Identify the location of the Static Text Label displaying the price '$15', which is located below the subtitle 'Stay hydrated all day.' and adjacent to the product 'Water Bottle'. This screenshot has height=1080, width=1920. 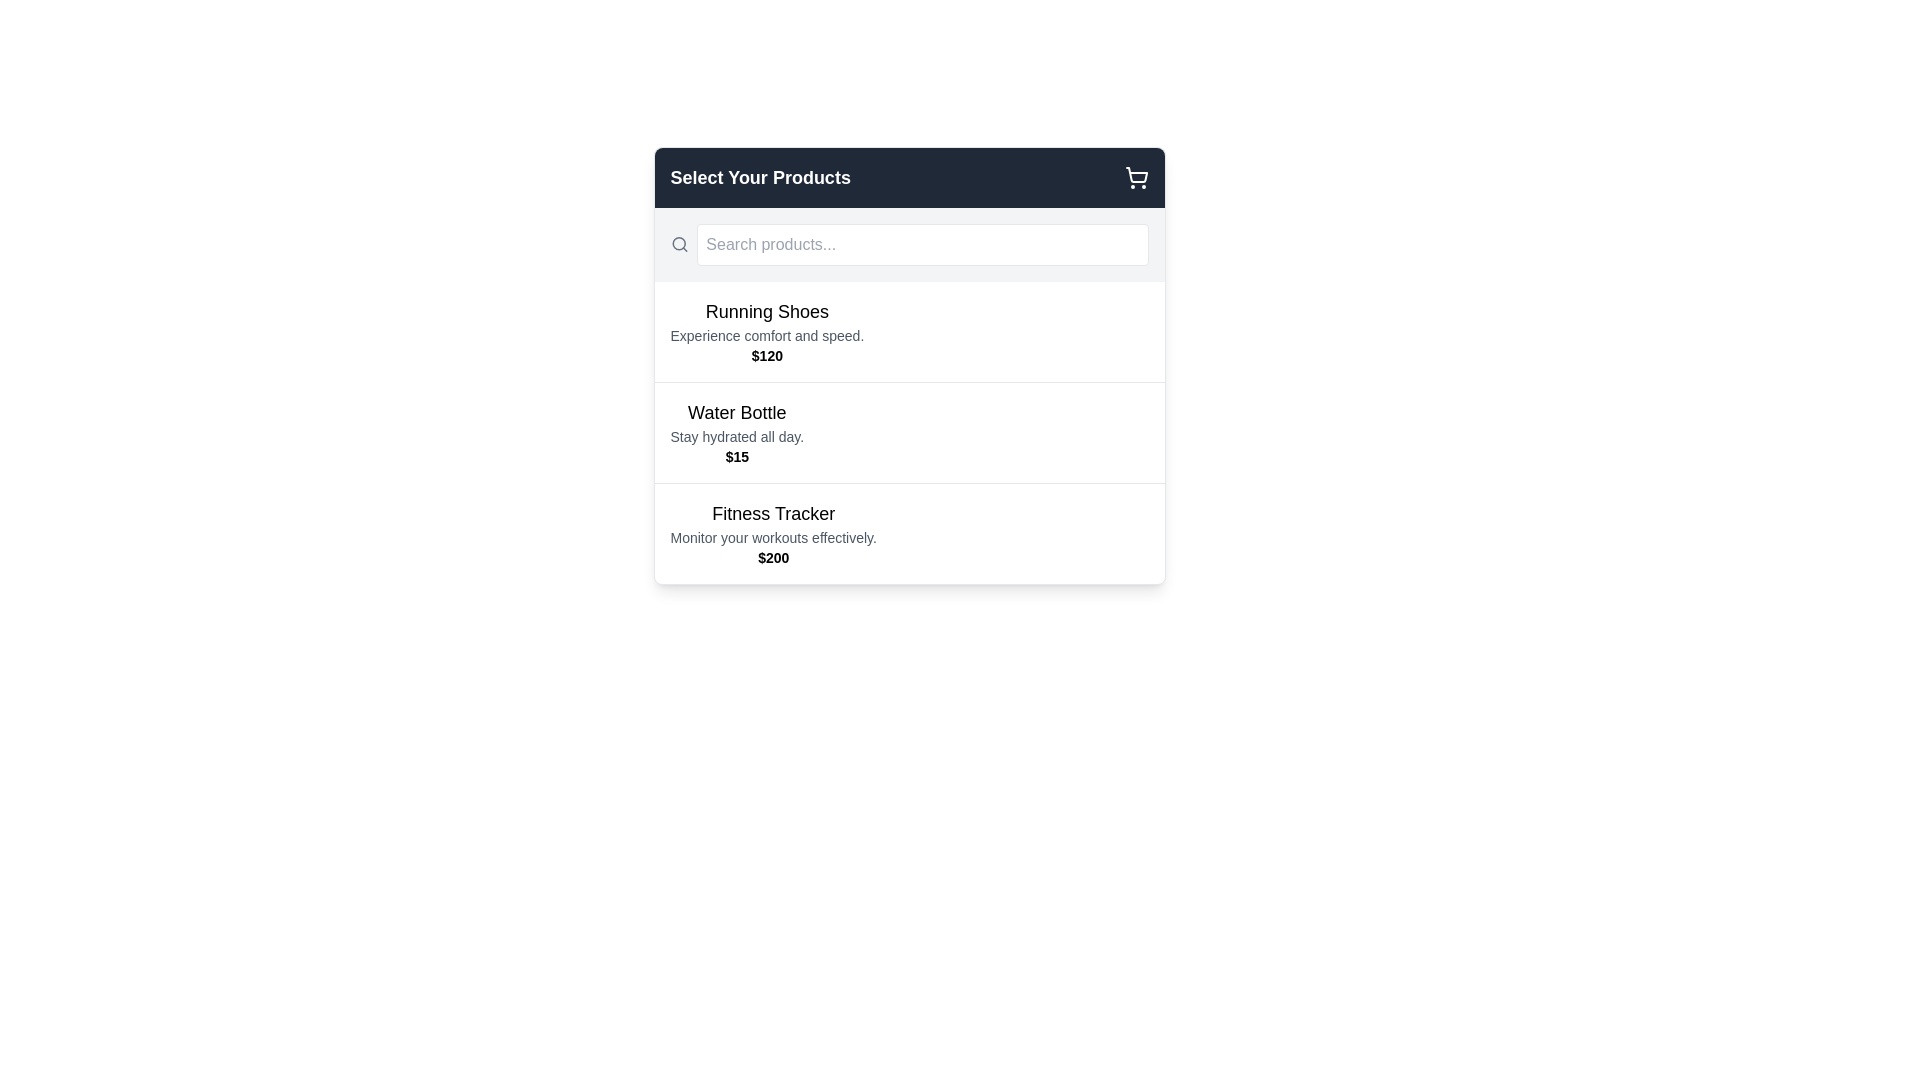
(736, 456).